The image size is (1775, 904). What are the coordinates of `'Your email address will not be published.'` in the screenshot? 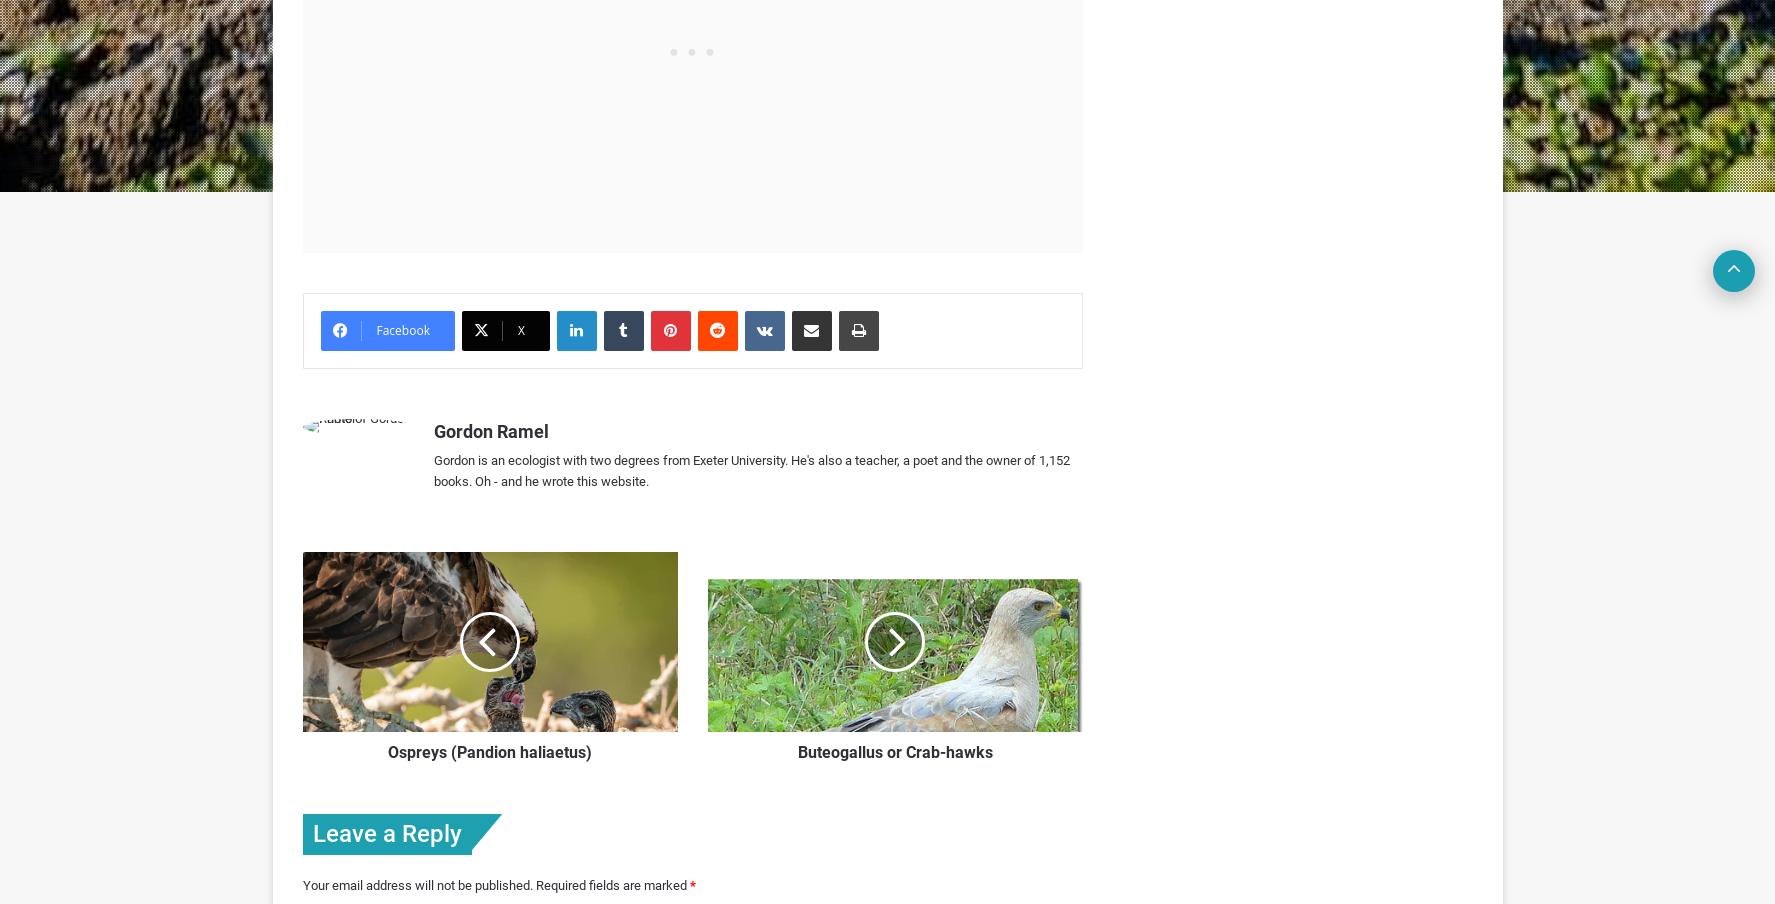 It's located at (416, 884).